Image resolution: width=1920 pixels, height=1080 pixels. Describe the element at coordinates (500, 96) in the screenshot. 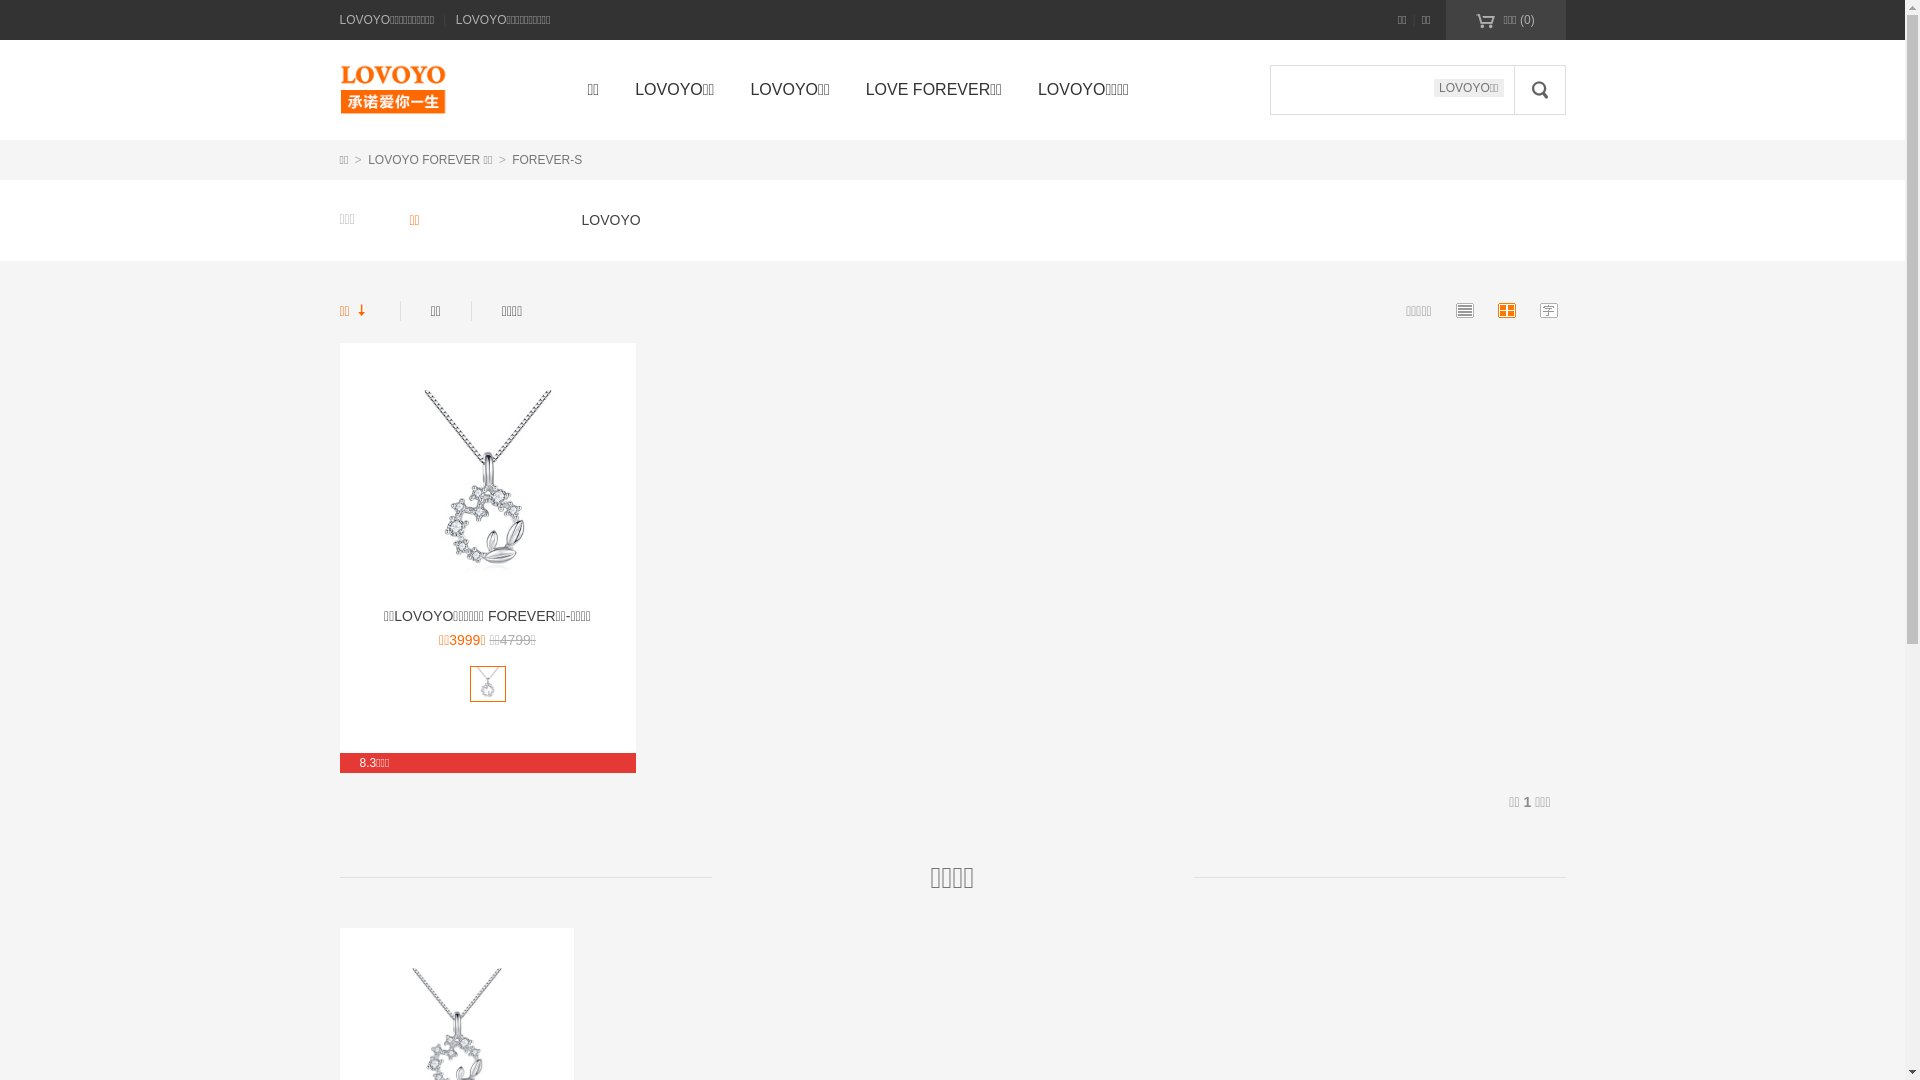

I see `'  '` at that location.